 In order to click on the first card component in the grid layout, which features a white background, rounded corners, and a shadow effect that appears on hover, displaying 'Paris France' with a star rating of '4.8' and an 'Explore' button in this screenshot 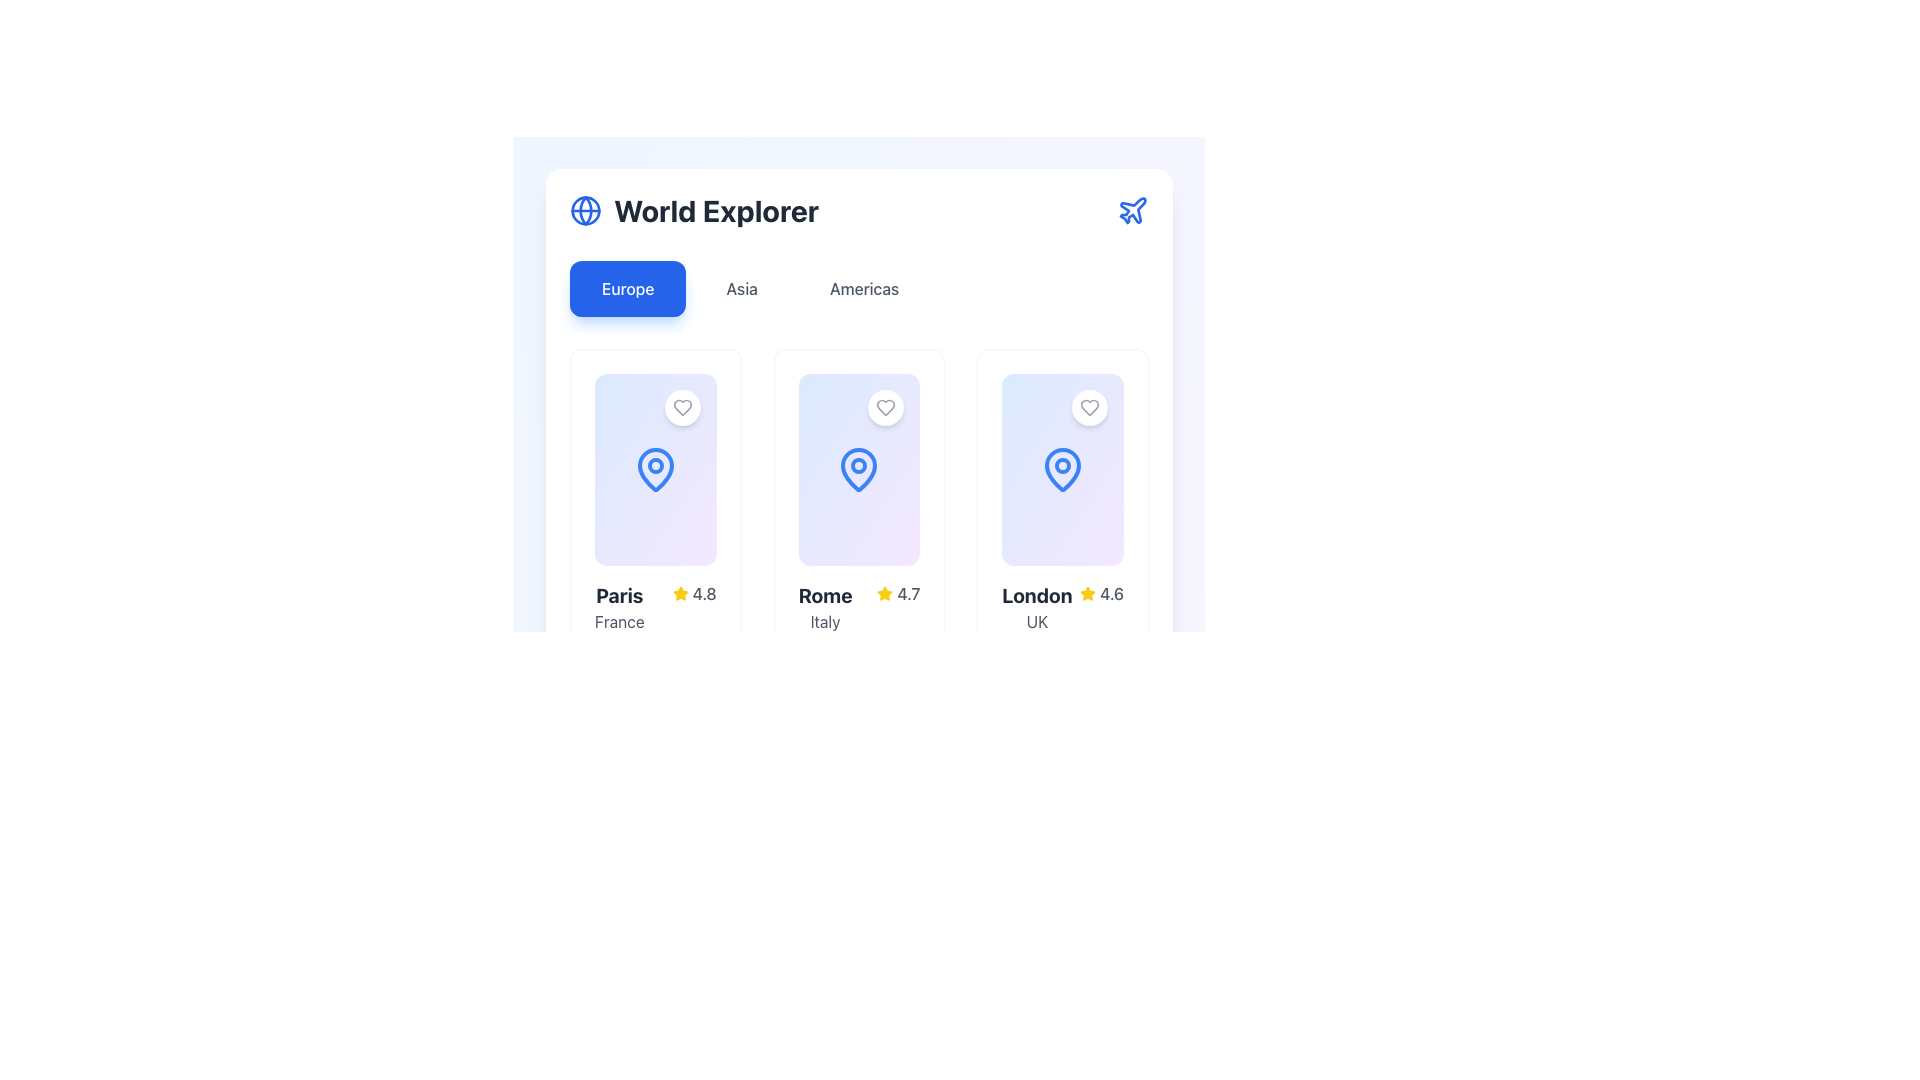, I will do `click(655, 562)`.